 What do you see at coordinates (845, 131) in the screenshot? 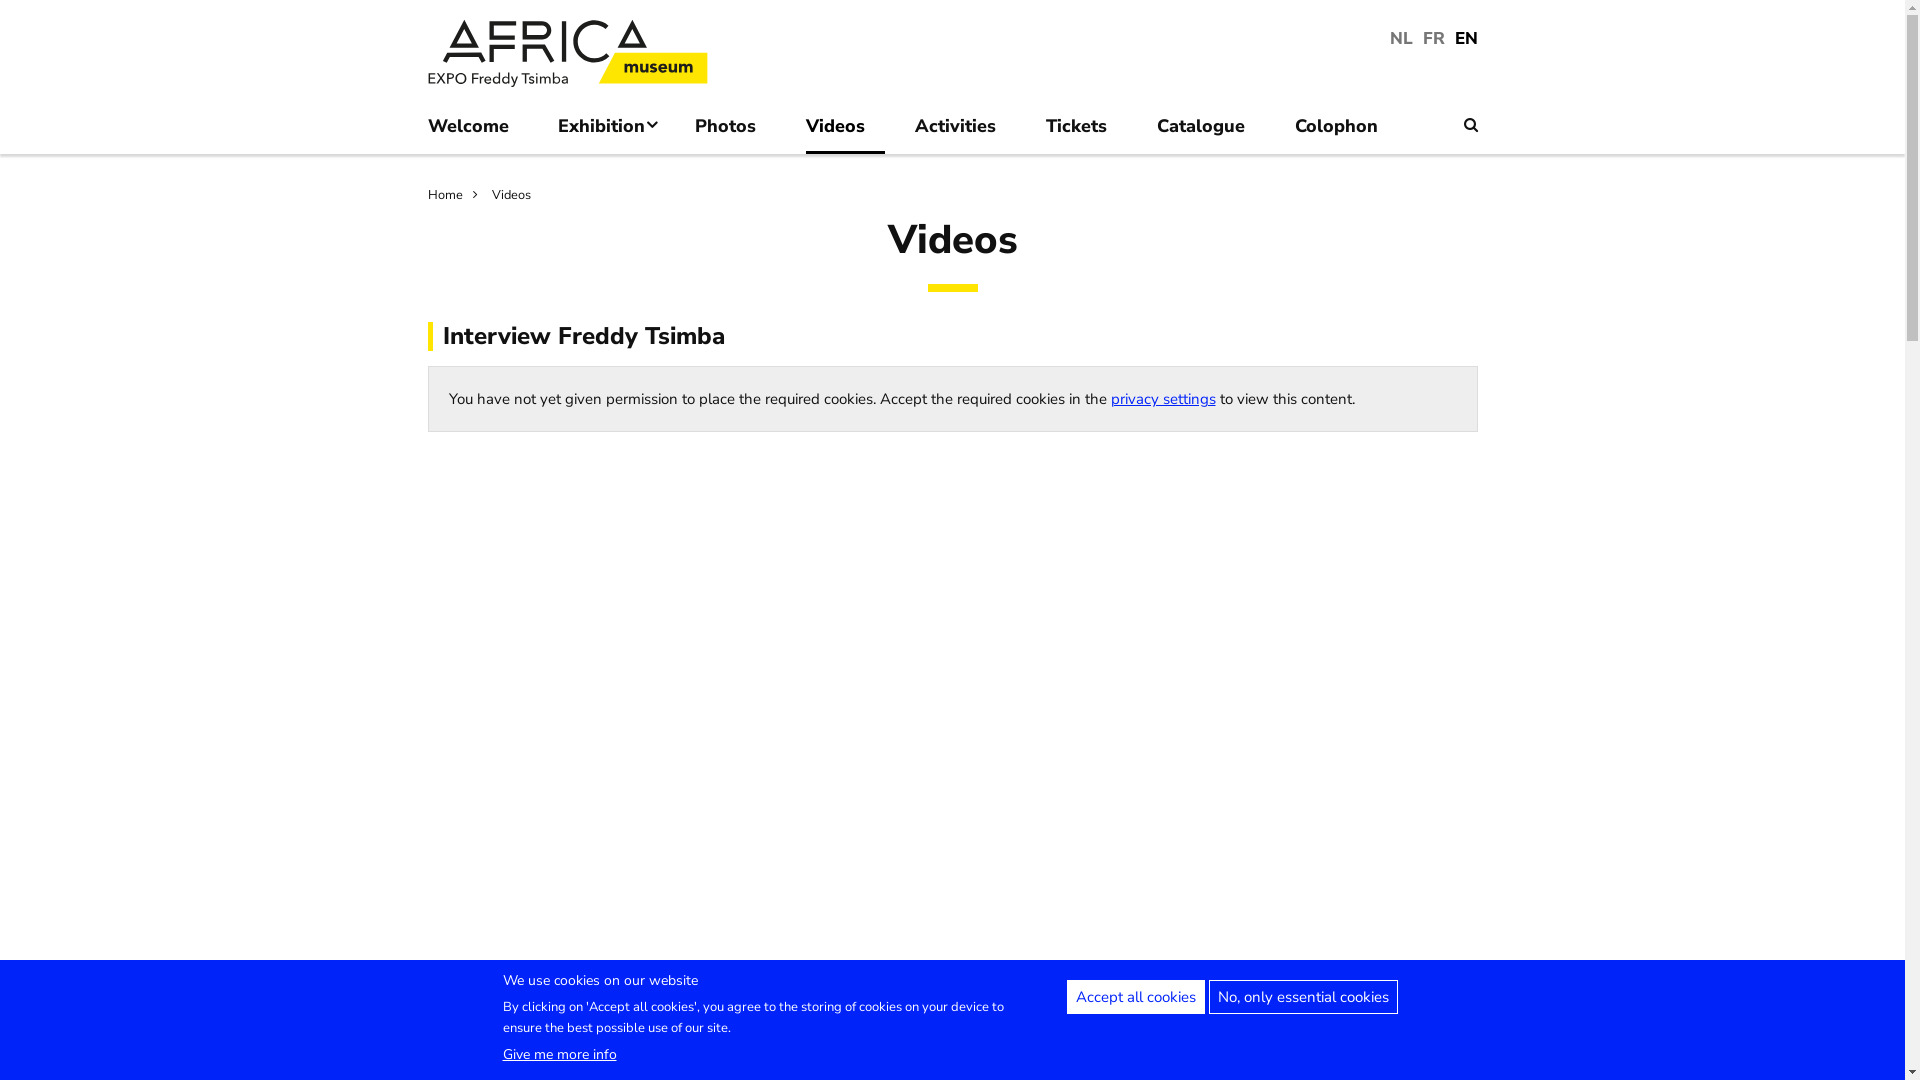
I see `'Videos'` at bounding box center [845, 131].